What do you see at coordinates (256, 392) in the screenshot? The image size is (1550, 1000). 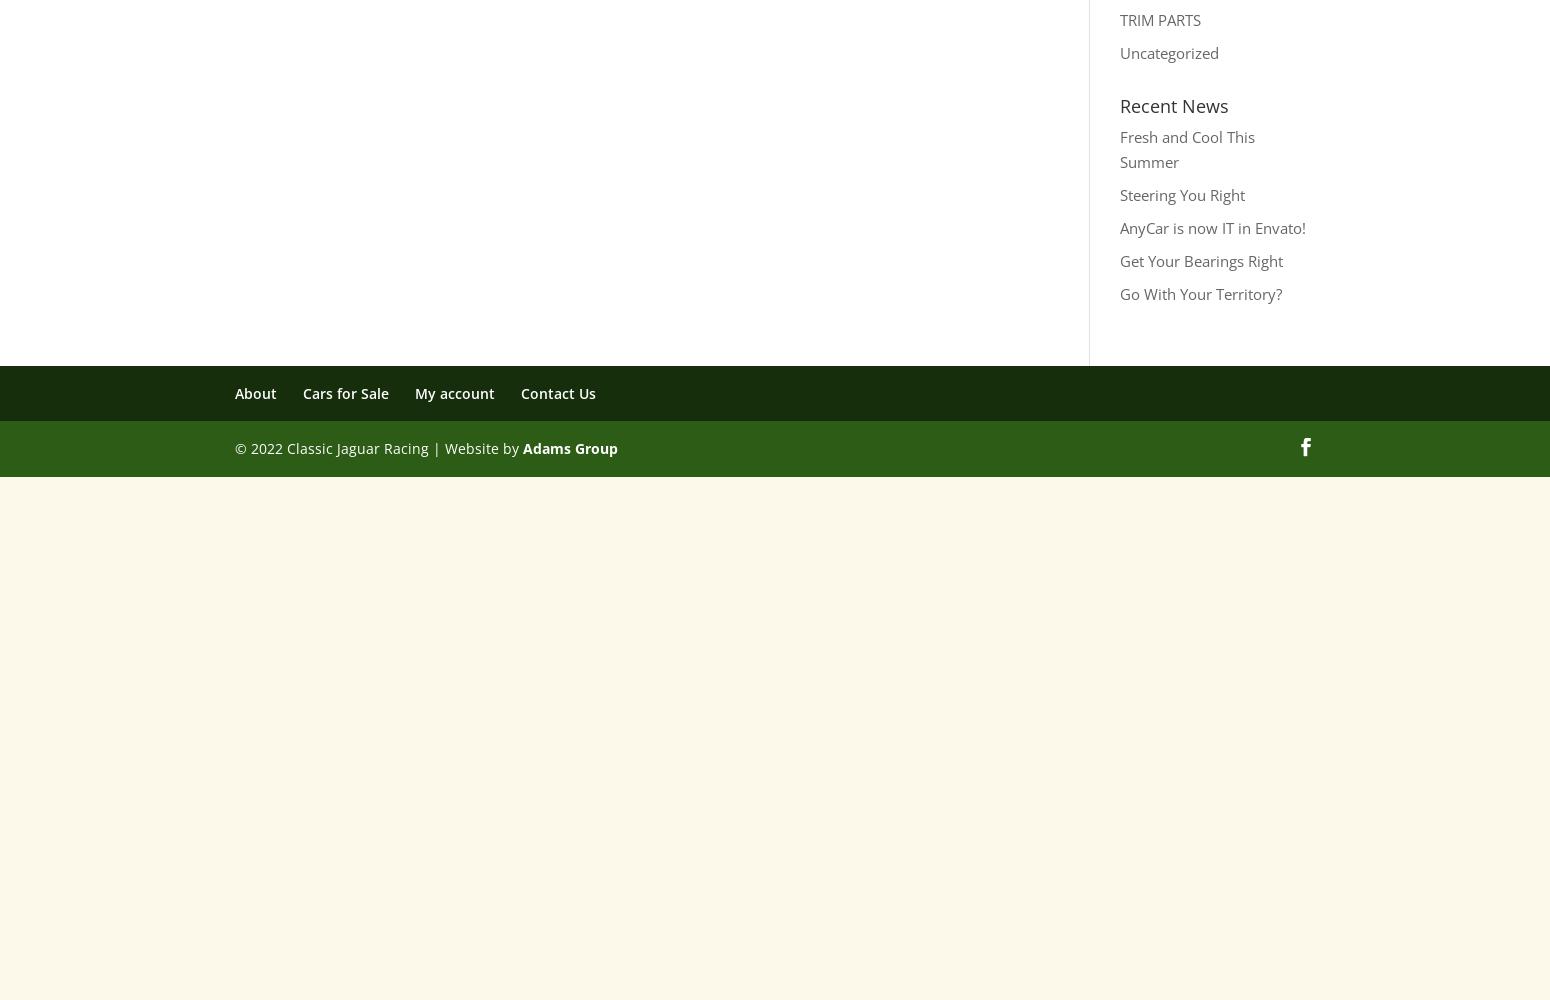 I see `'About'` at bounding box center [256, 392].